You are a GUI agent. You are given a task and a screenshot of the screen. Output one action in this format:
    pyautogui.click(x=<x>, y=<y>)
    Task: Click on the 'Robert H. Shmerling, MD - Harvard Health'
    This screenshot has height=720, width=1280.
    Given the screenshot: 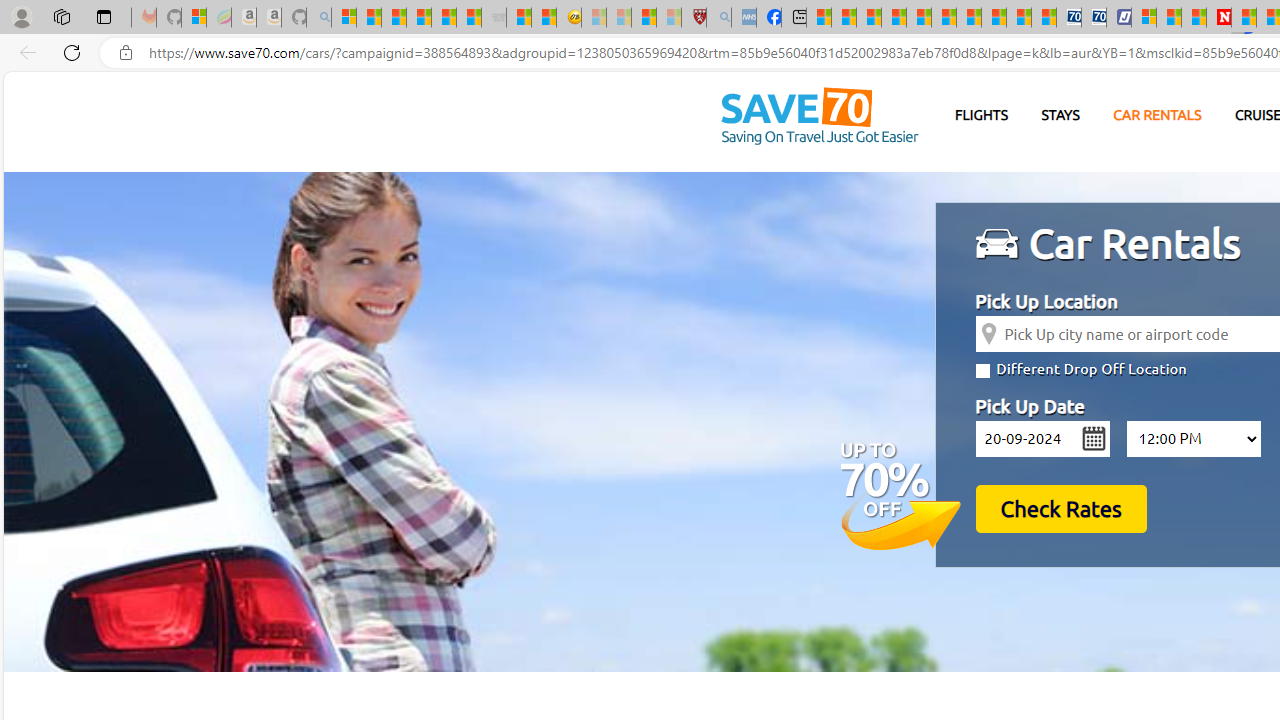 What is the action you would take?
    pyautogui.click(x=694, y=17)
    